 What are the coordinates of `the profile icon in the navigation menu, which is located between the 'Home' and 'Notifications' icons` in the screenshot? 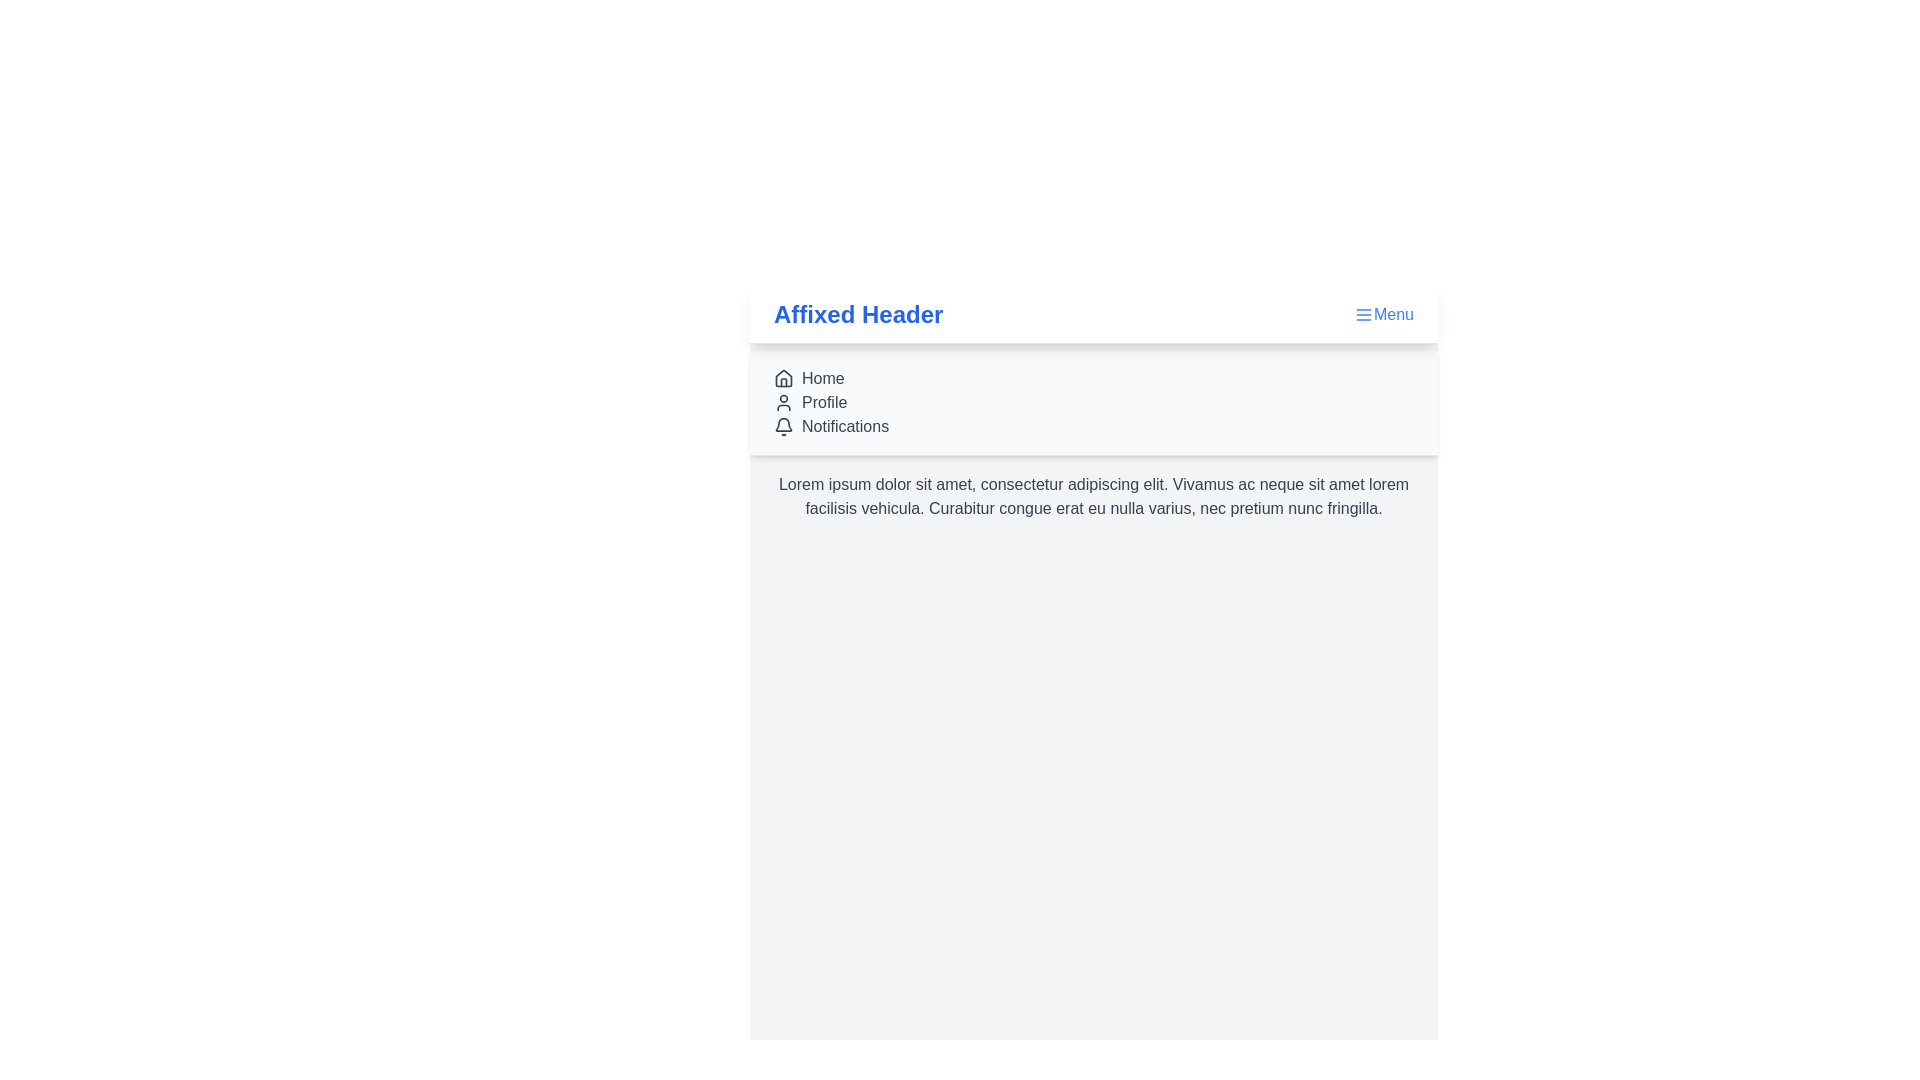 It's located at (782, 402).